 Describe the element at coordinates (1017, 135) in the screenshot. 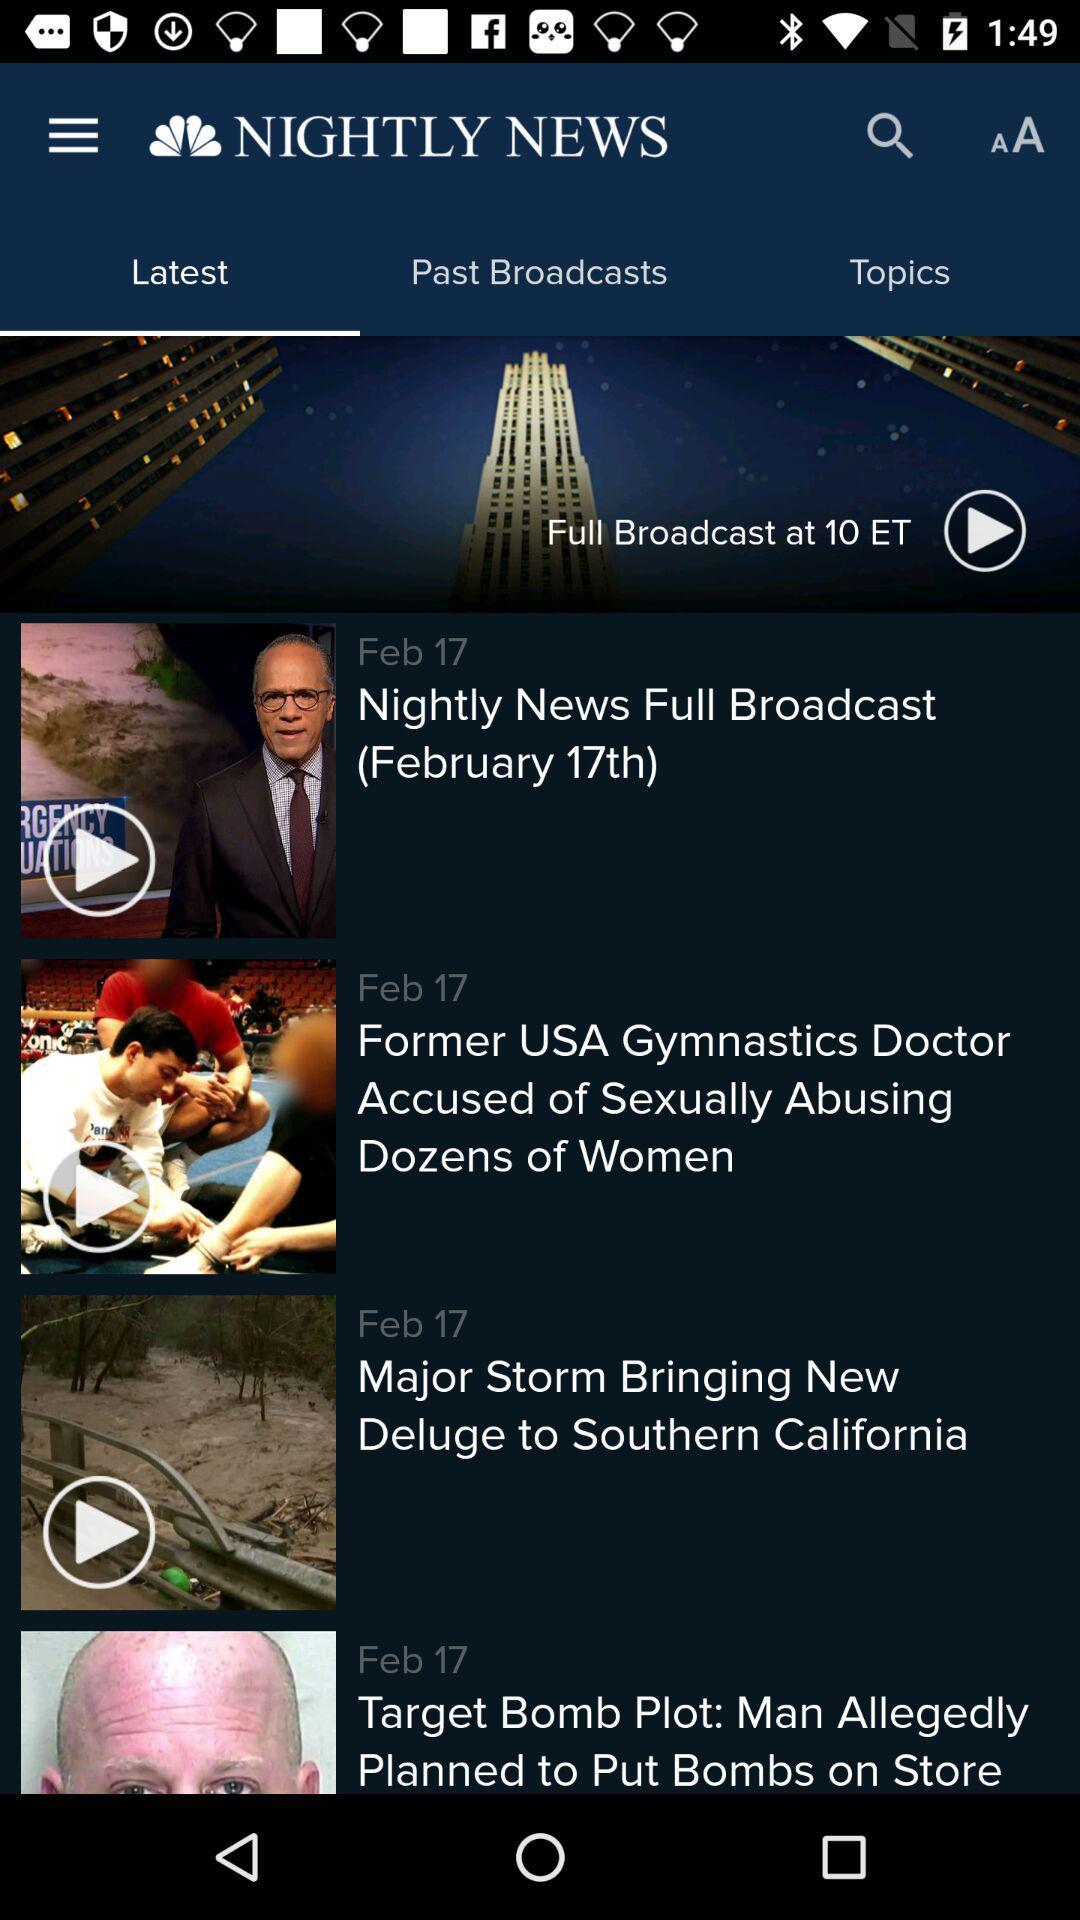

I see `the item above the topics icon` at that location.